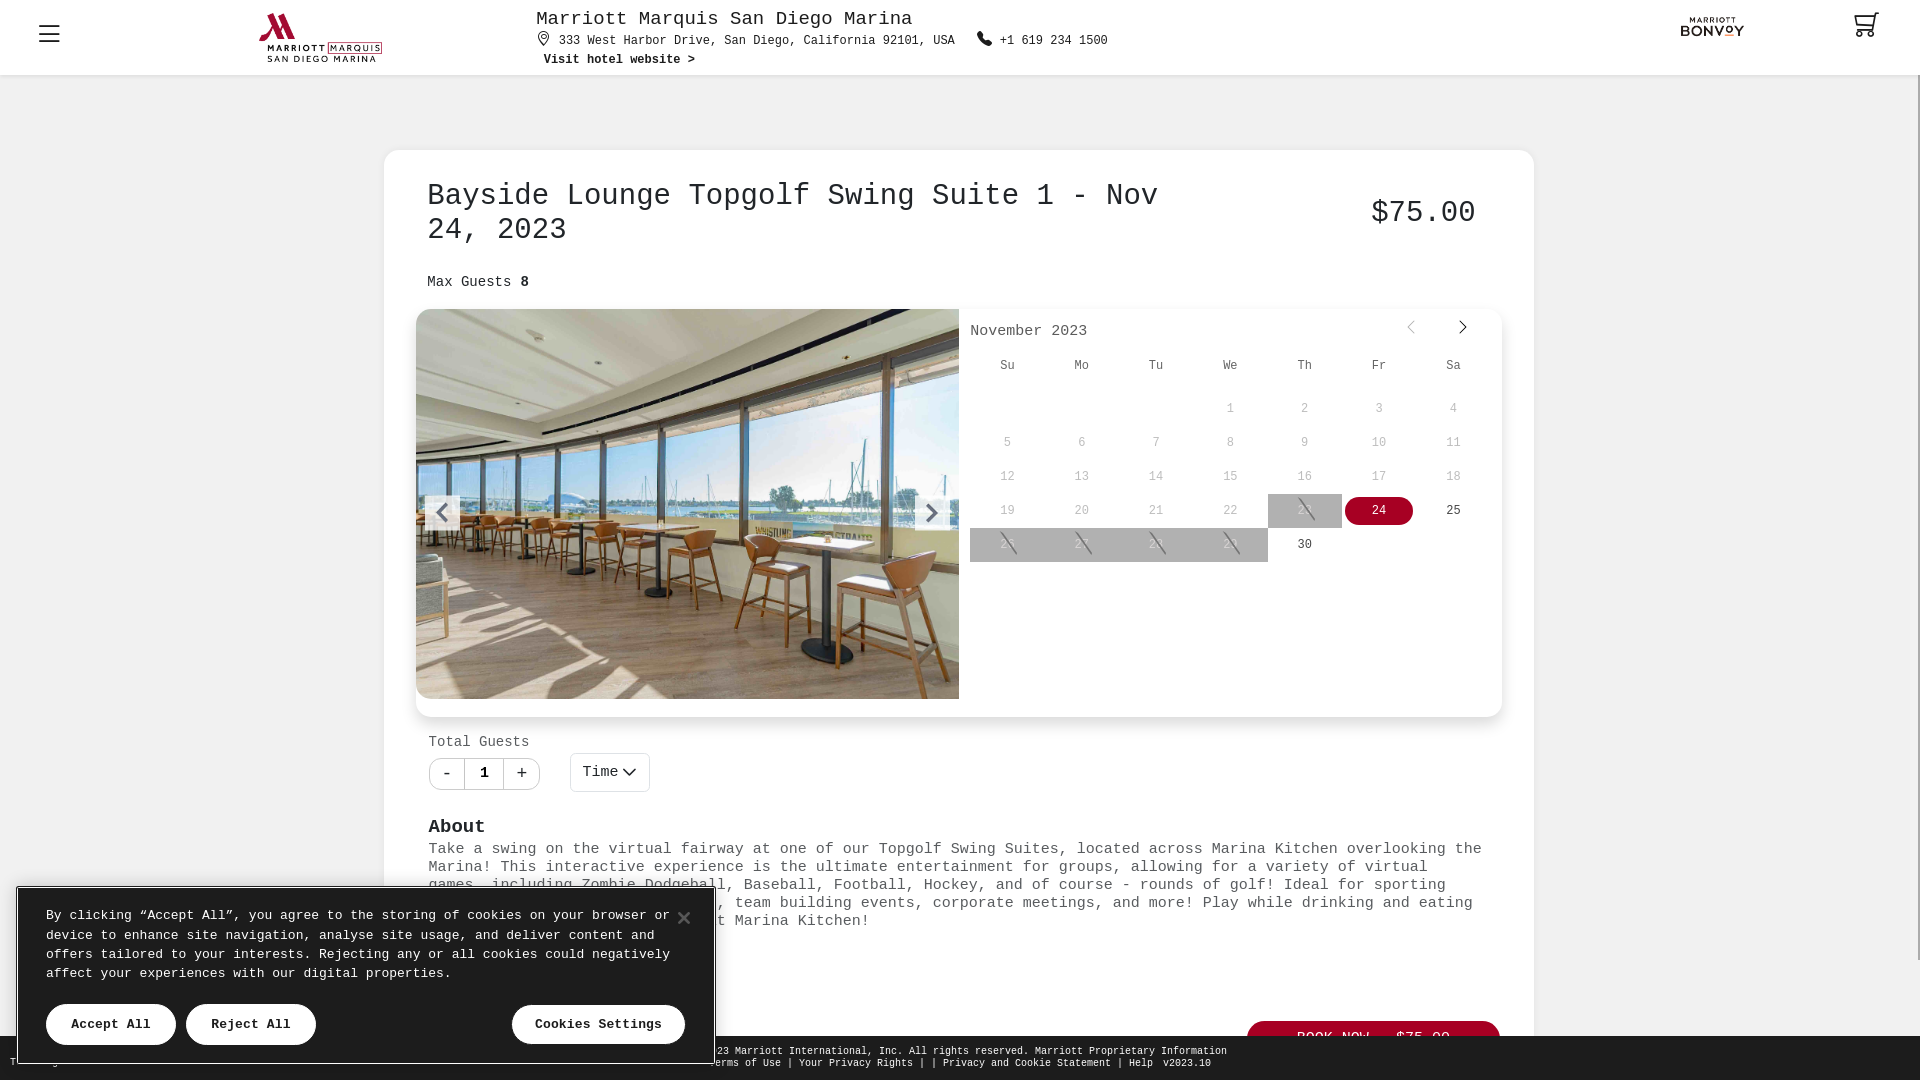  What do you see at coordinates (1156, 544) in the screenshot?
I see `'28'` at bounding box center [1156, 544].